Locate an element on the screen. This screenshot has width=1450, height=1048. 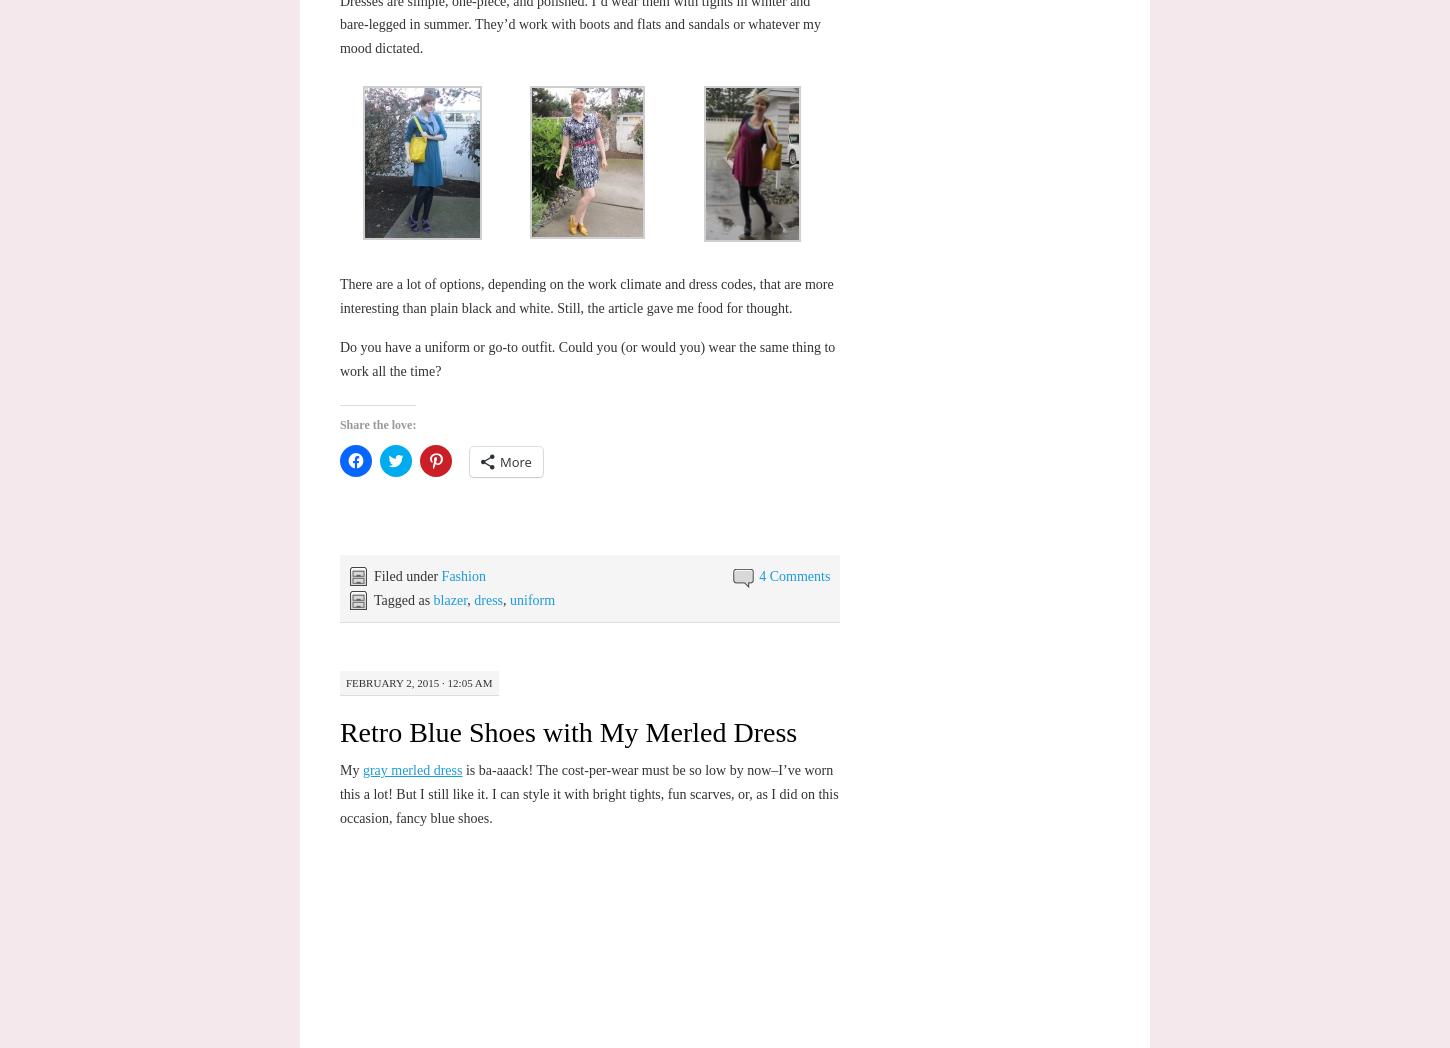
'Tagged as' is located at coordinates (371, 599).